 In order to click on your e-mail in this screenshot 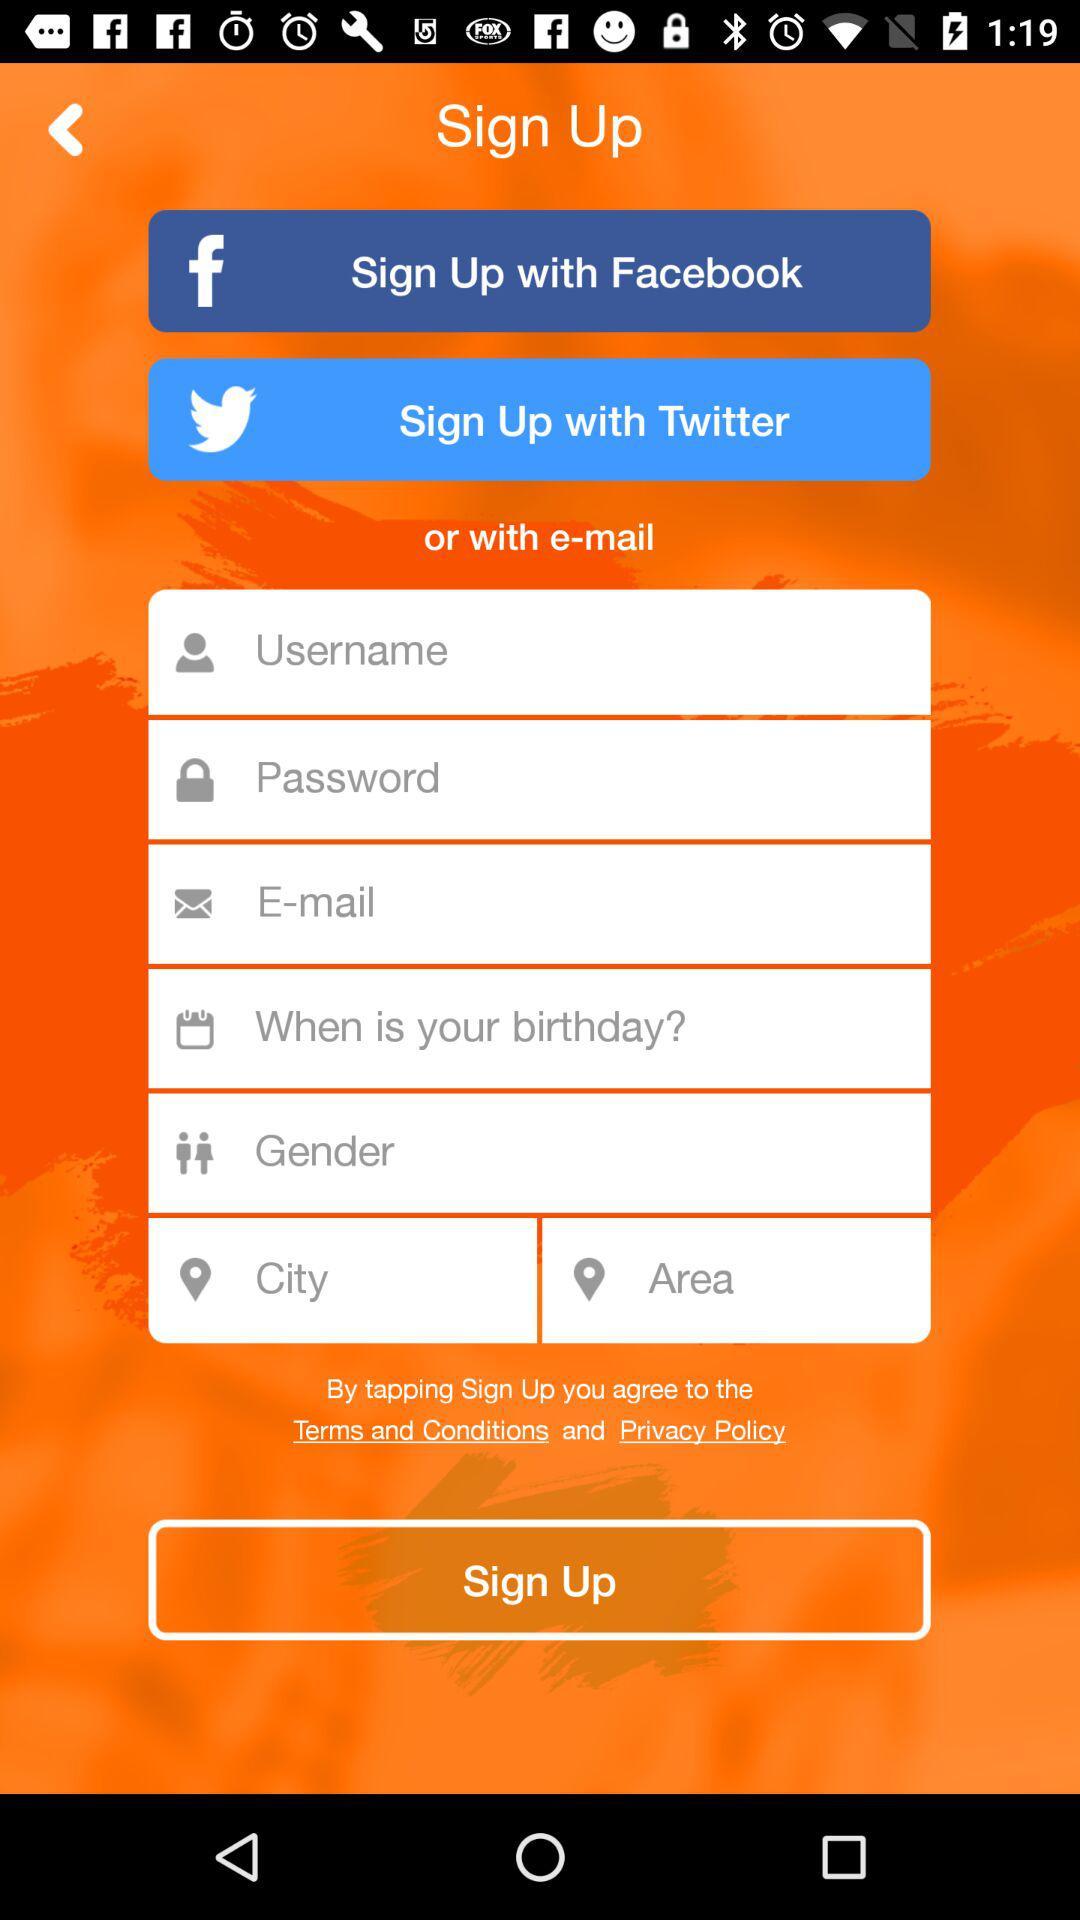, I will do `click(548, 903)`.